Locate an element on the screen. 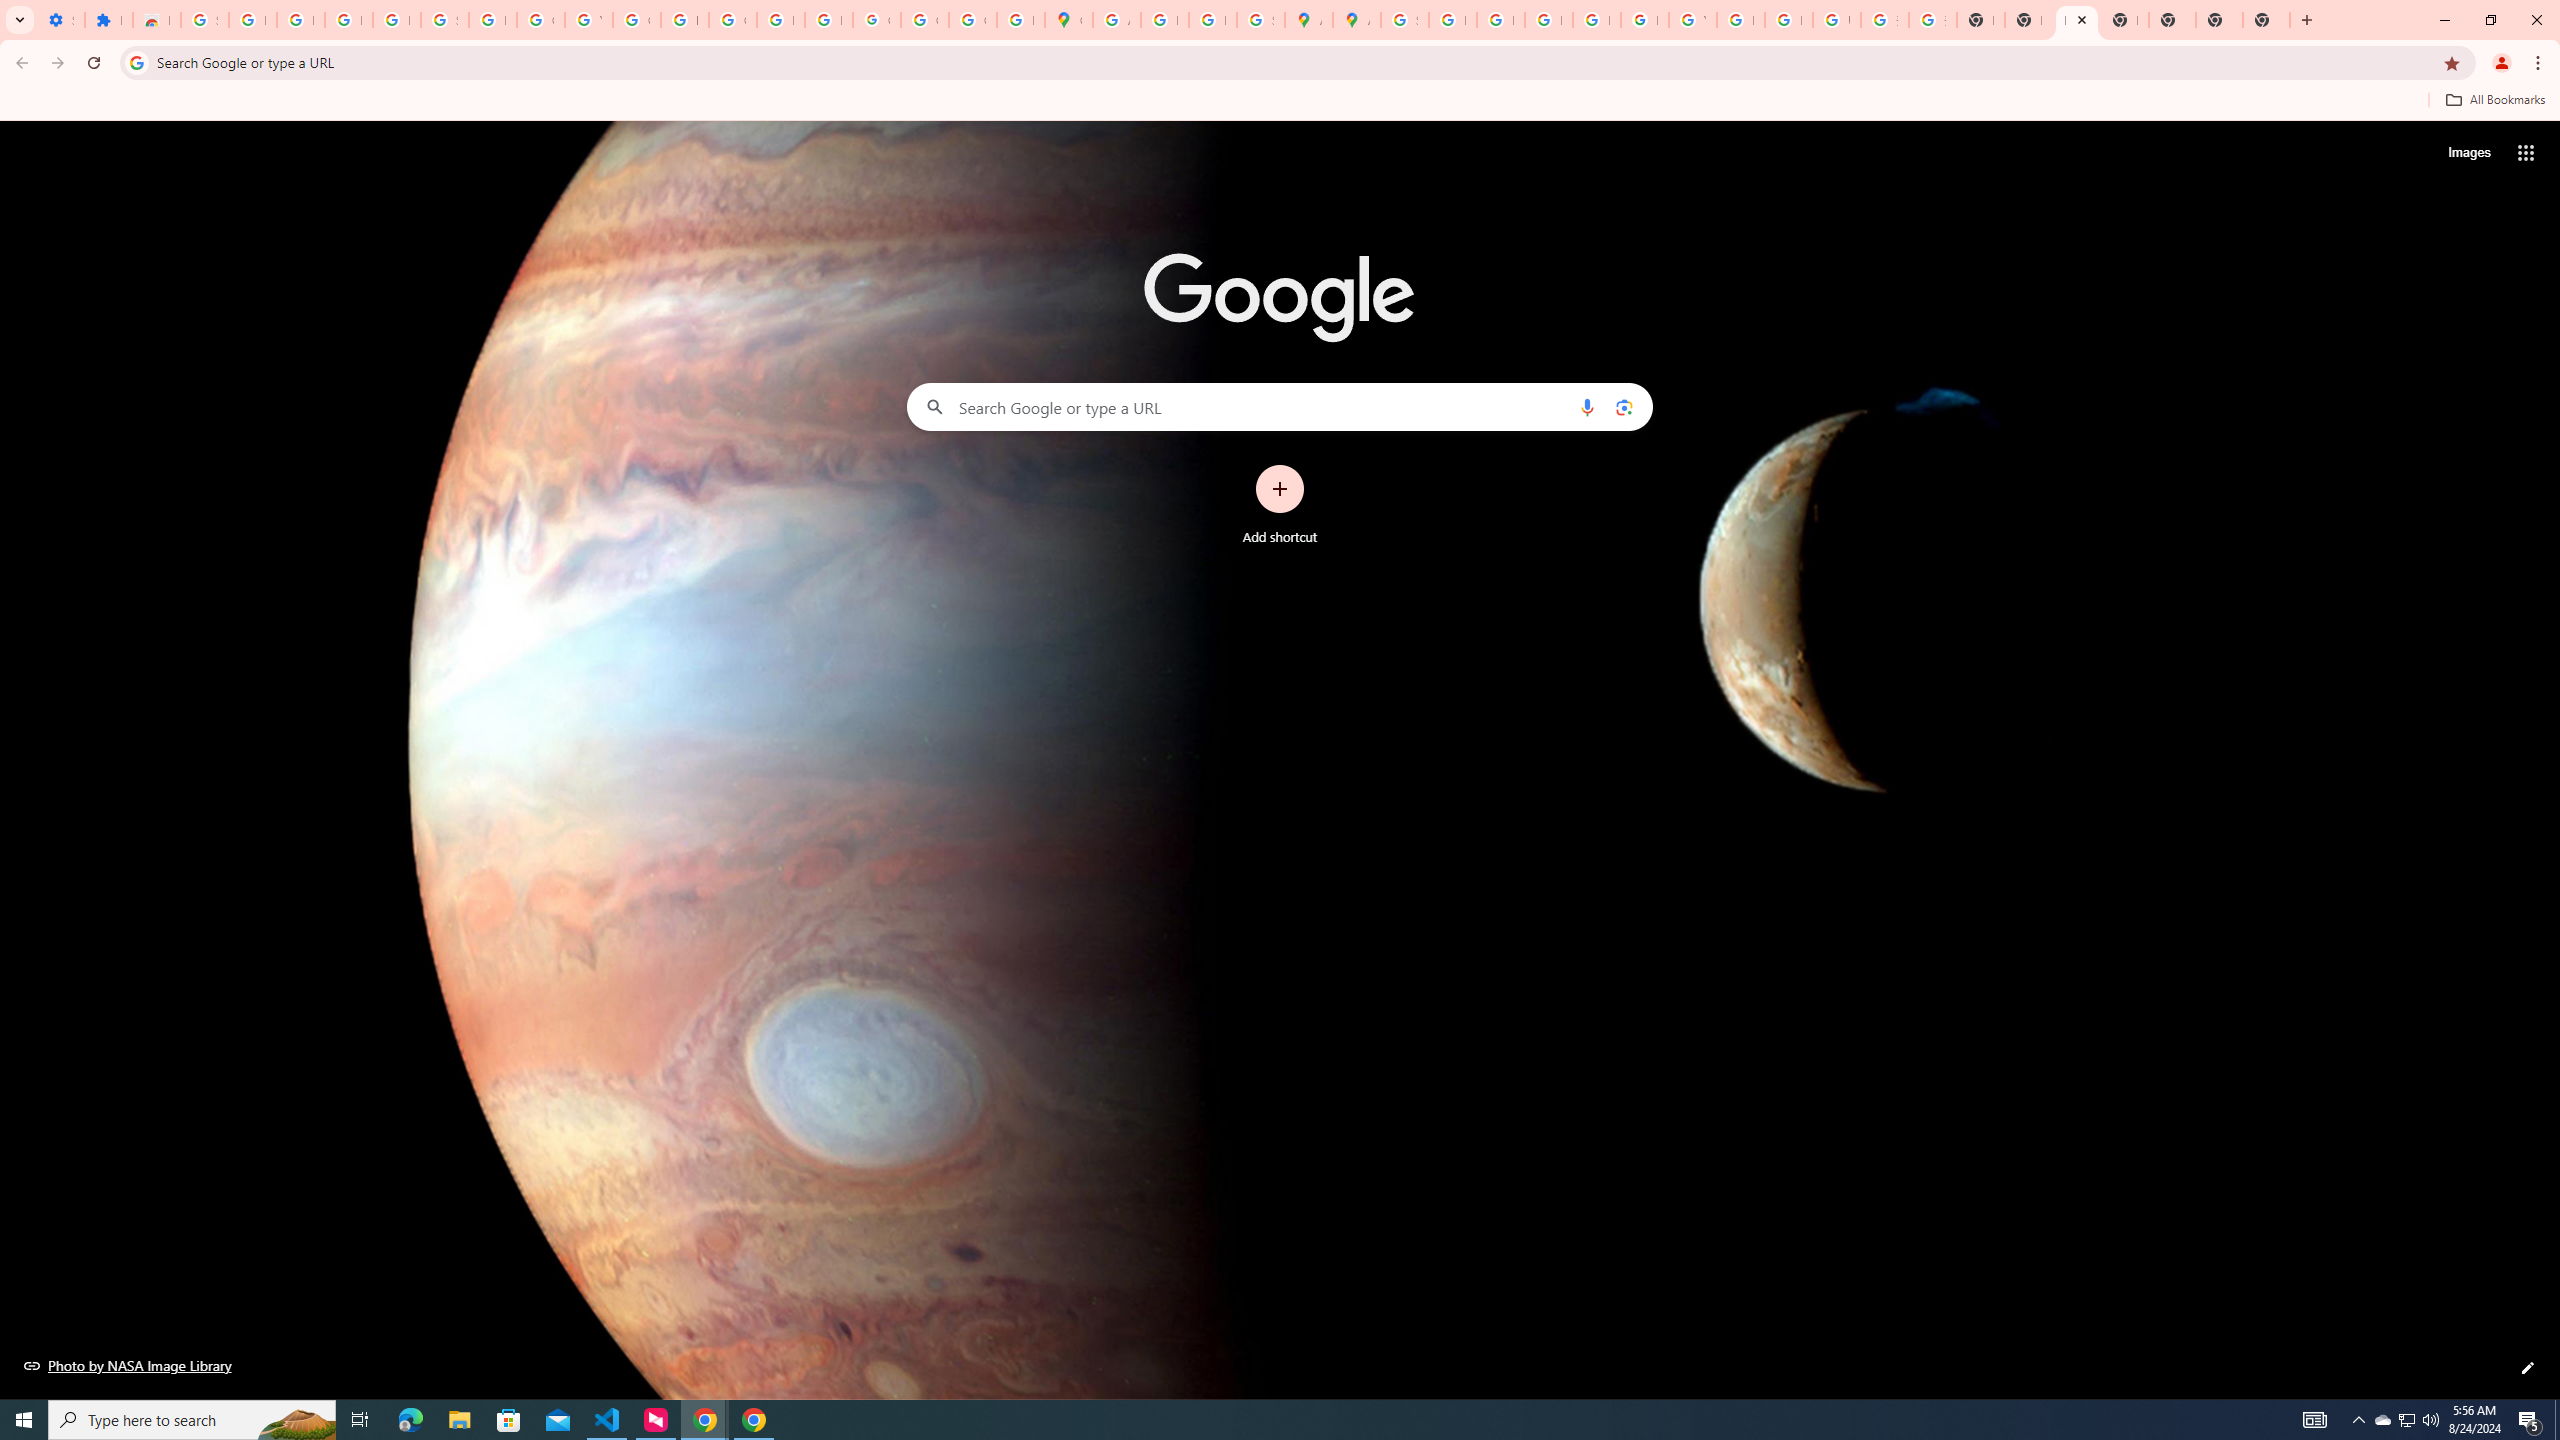 The width and height of the screenshot is (2560, 1440). 'Add shortcut' is located at coordinates (1280, 505).